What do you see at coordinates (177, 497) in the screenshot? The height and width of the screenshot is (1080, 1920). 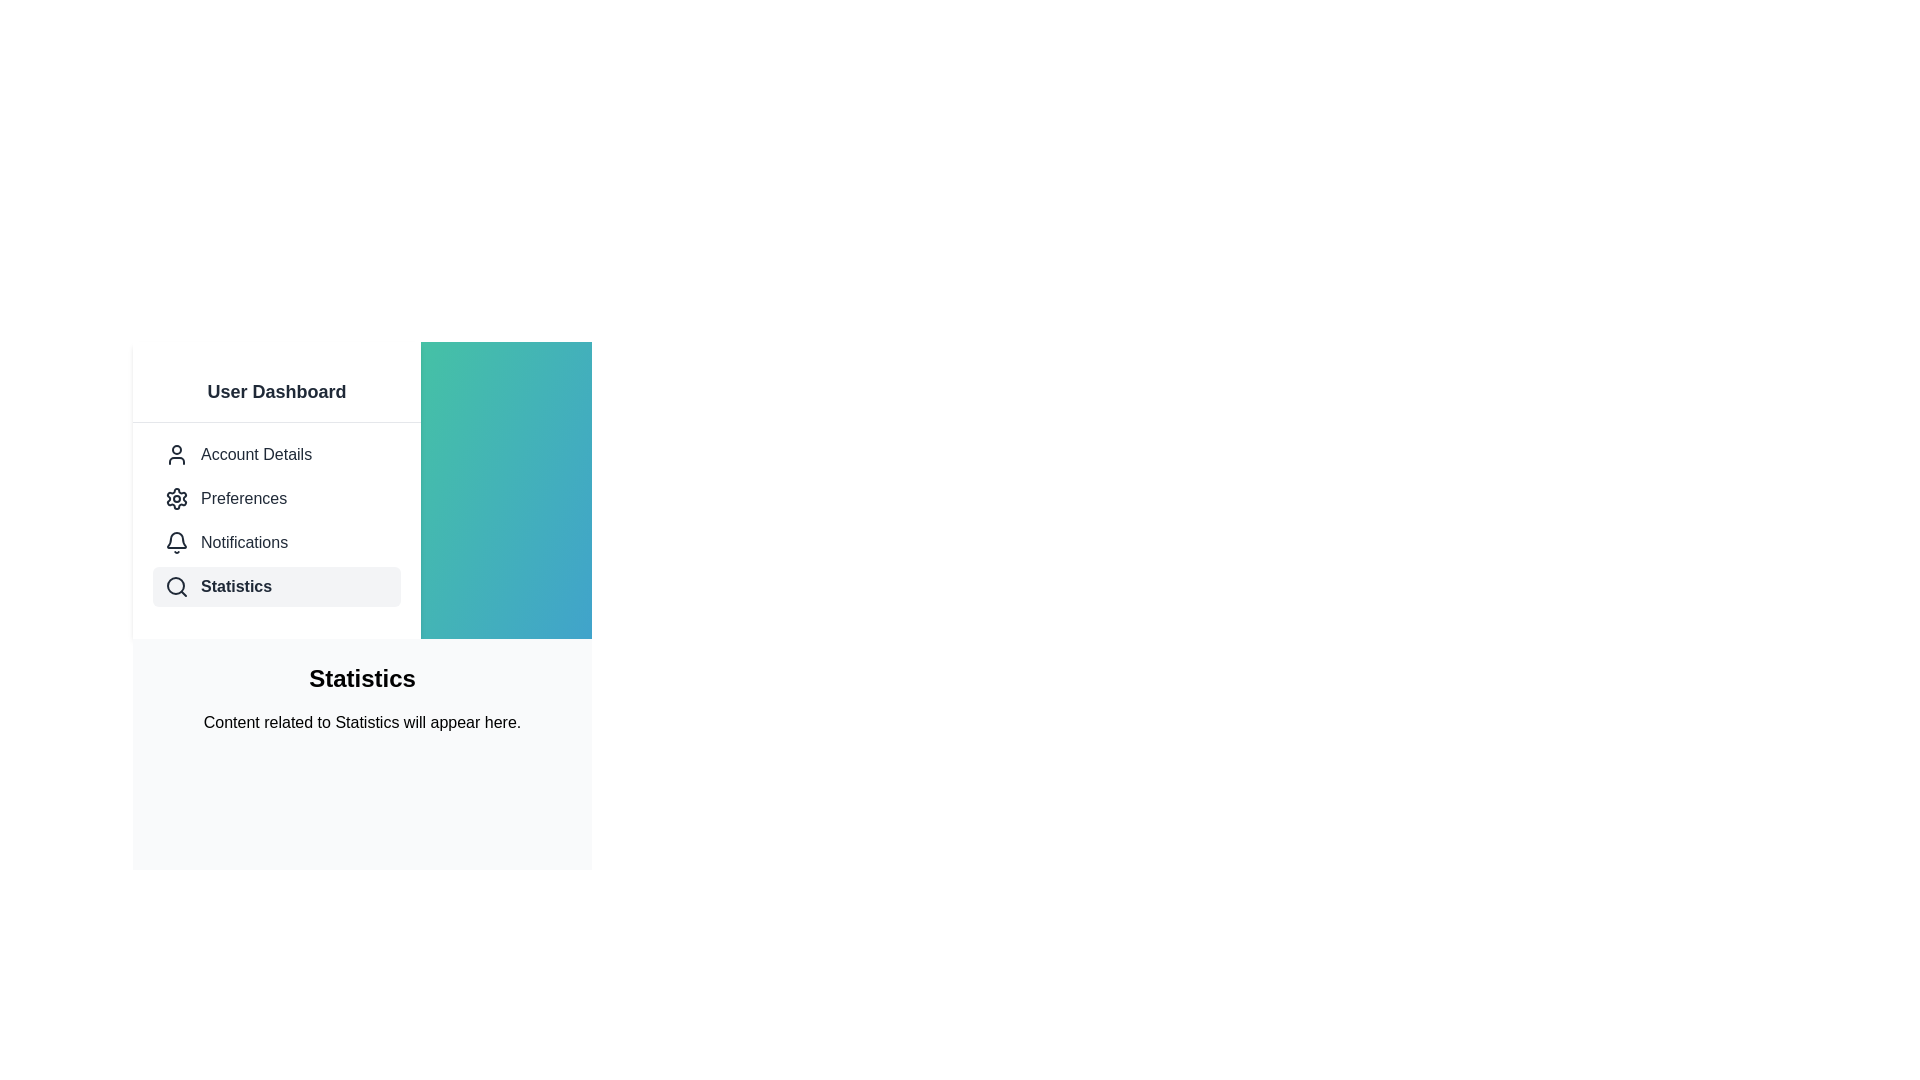 I see `the gear-shaped icon located near the bottom right corner of the main interface` at bounding box center [177, 497].